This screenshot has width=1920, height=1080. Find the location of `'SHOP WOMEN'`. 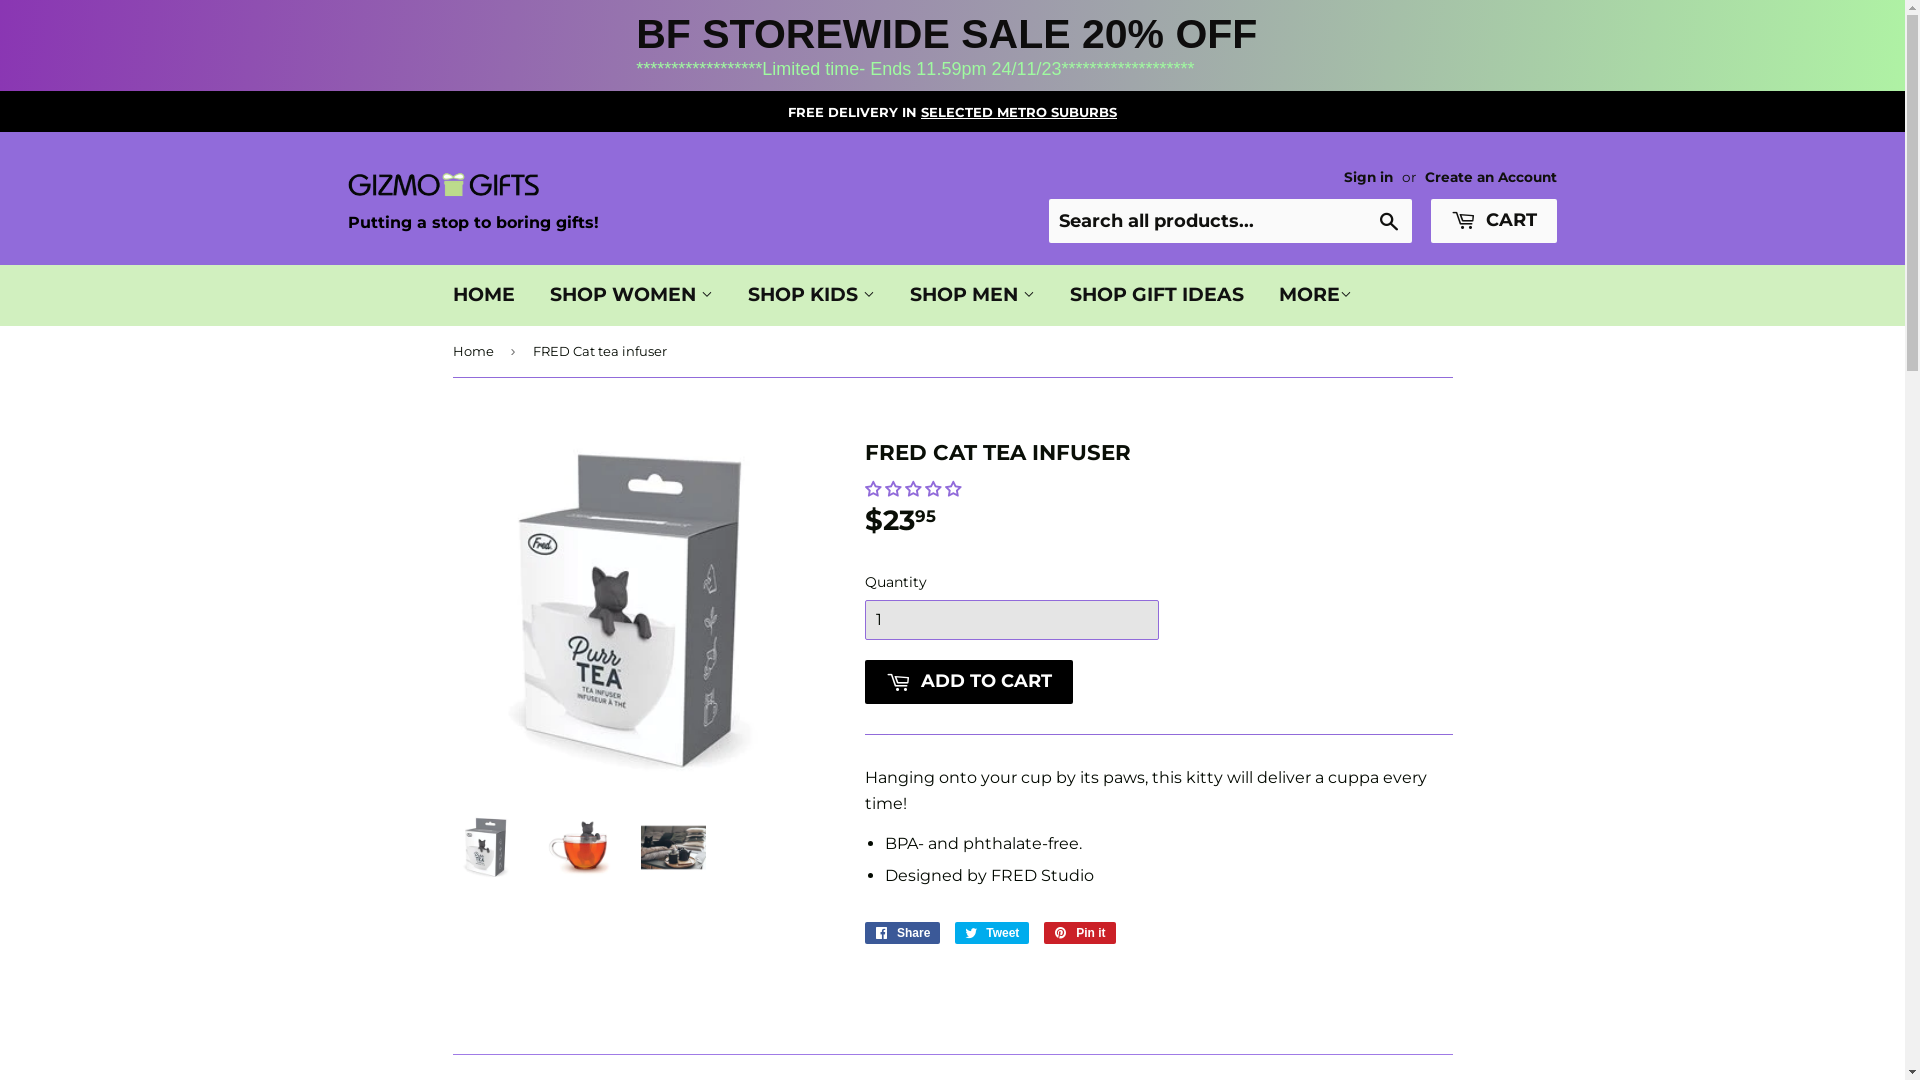

'SHOP WOMEN' is located at coordinates (533, 294).